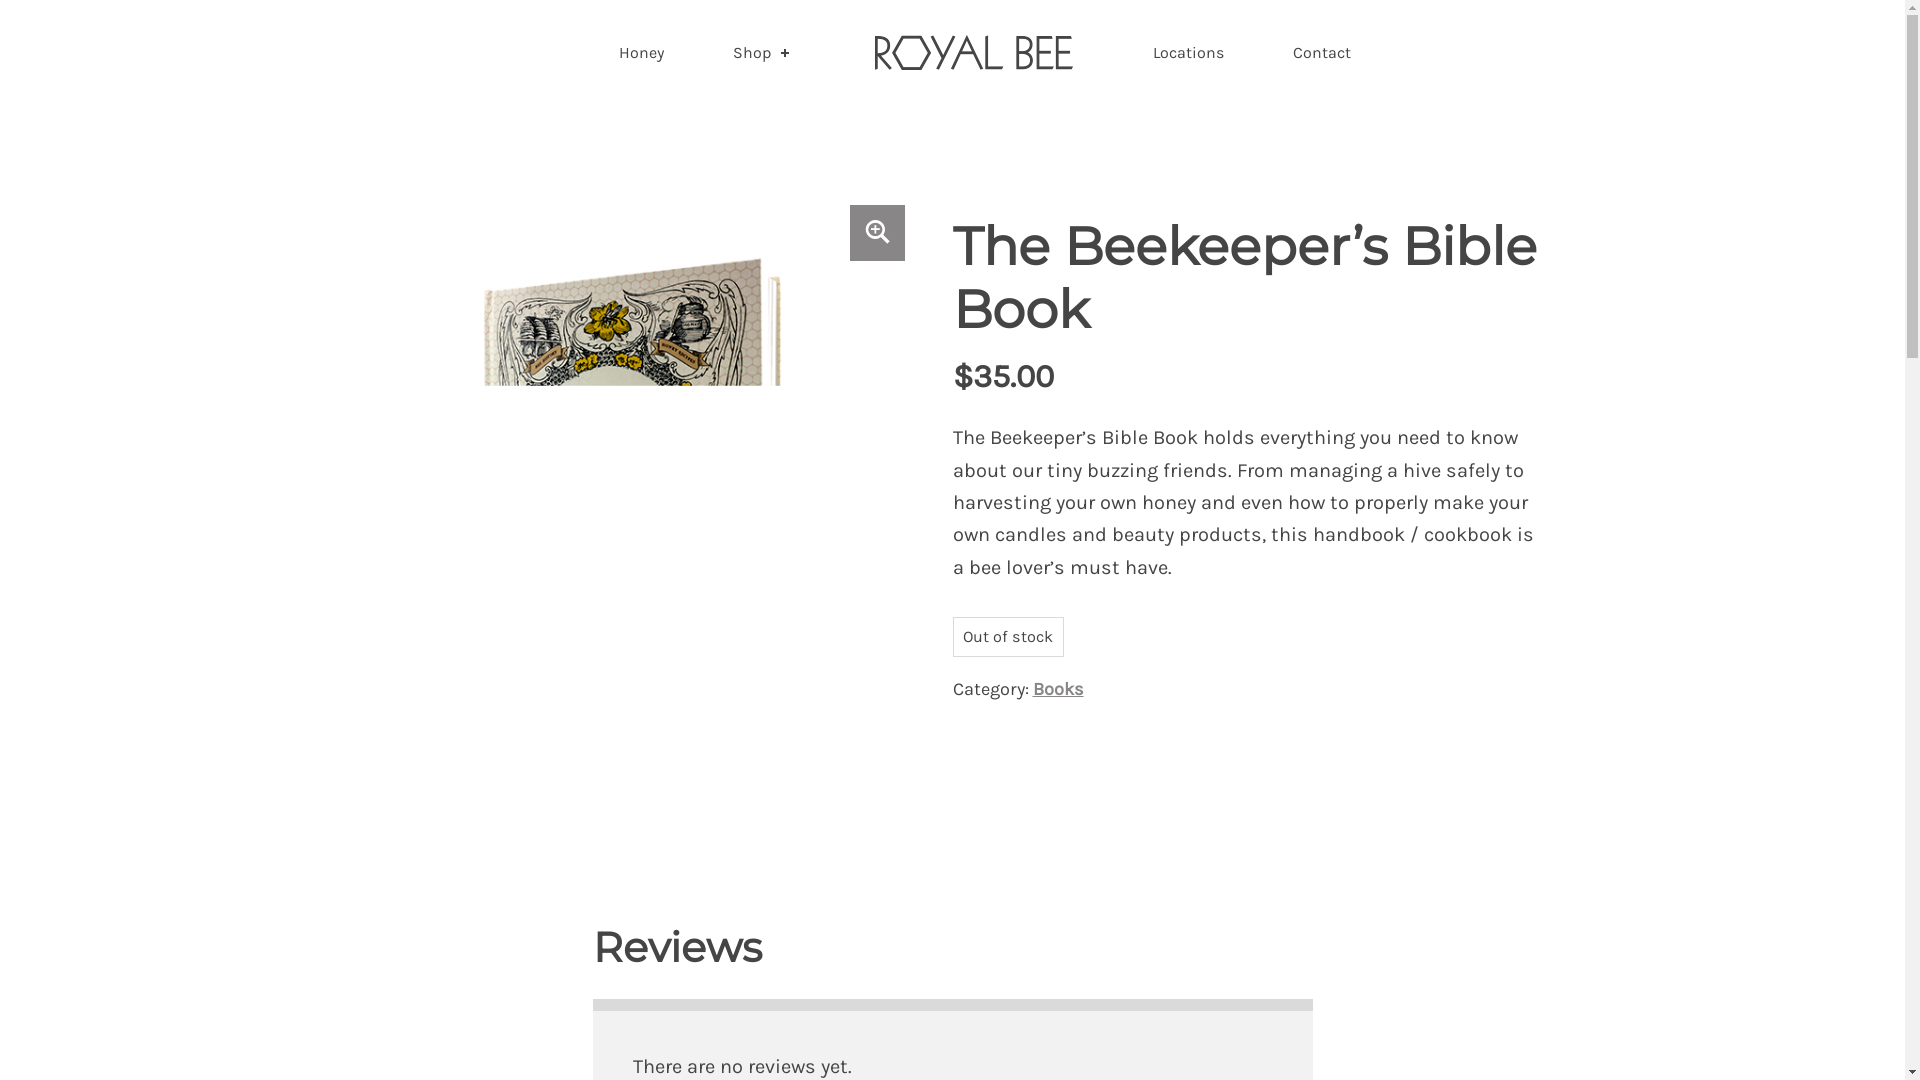  Describe the element at coordinates (761, 50) in the screenshot. I see `'Shop'` at that location.